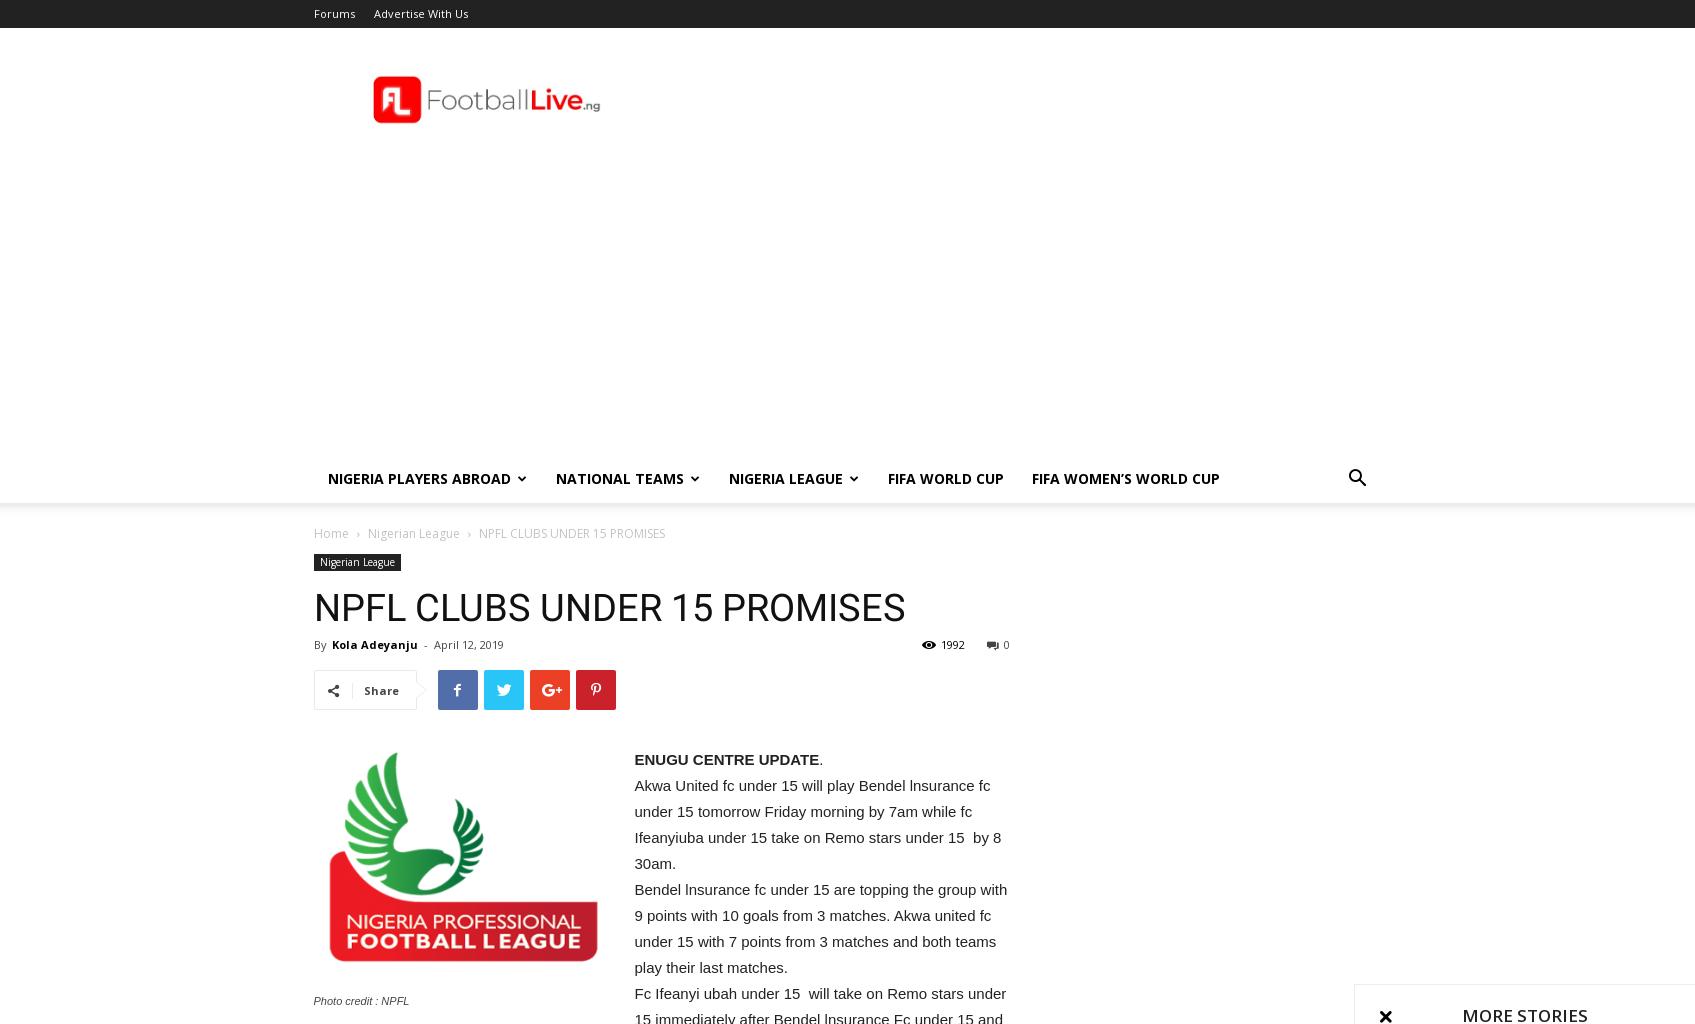  I want to click on '-', so click(423, 643).